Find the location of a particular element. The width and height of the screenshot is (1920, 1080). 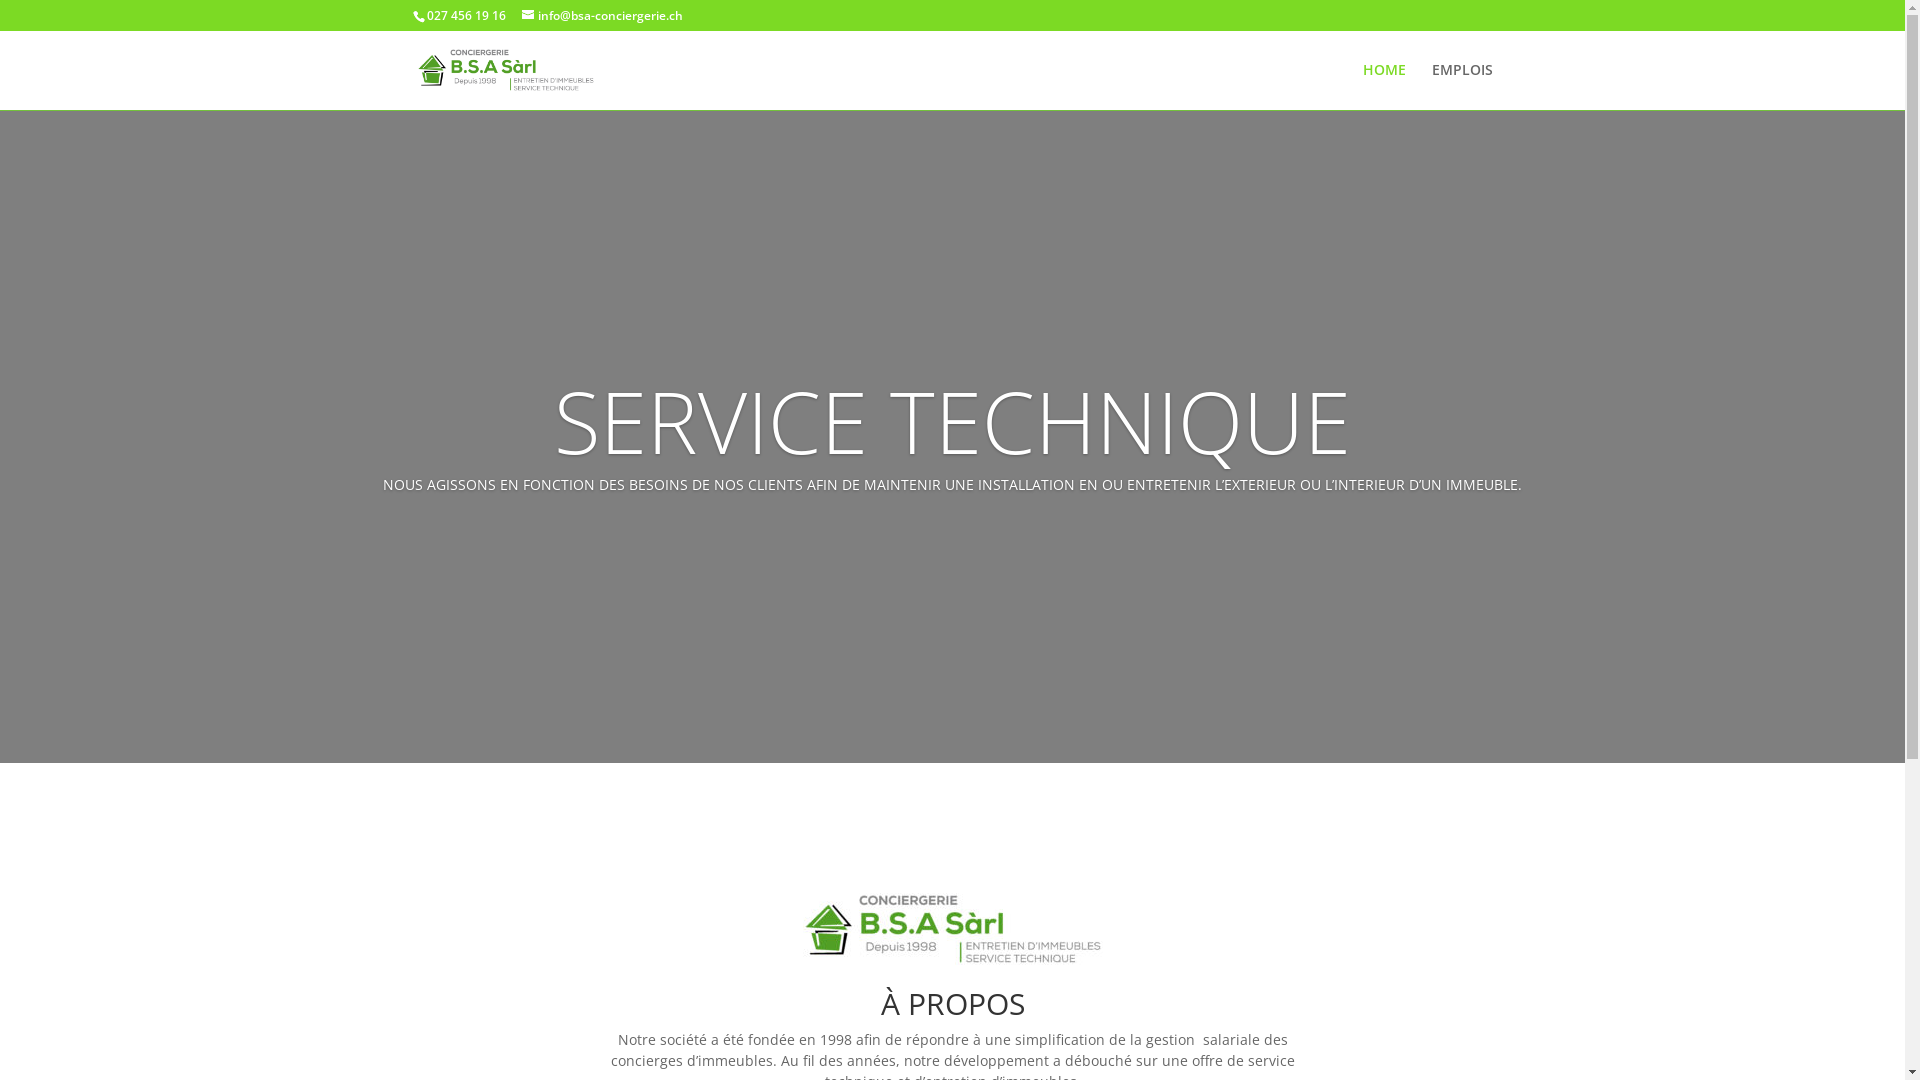

'SERVICE TECHNIQUE' is located at coordinates (951, 419).